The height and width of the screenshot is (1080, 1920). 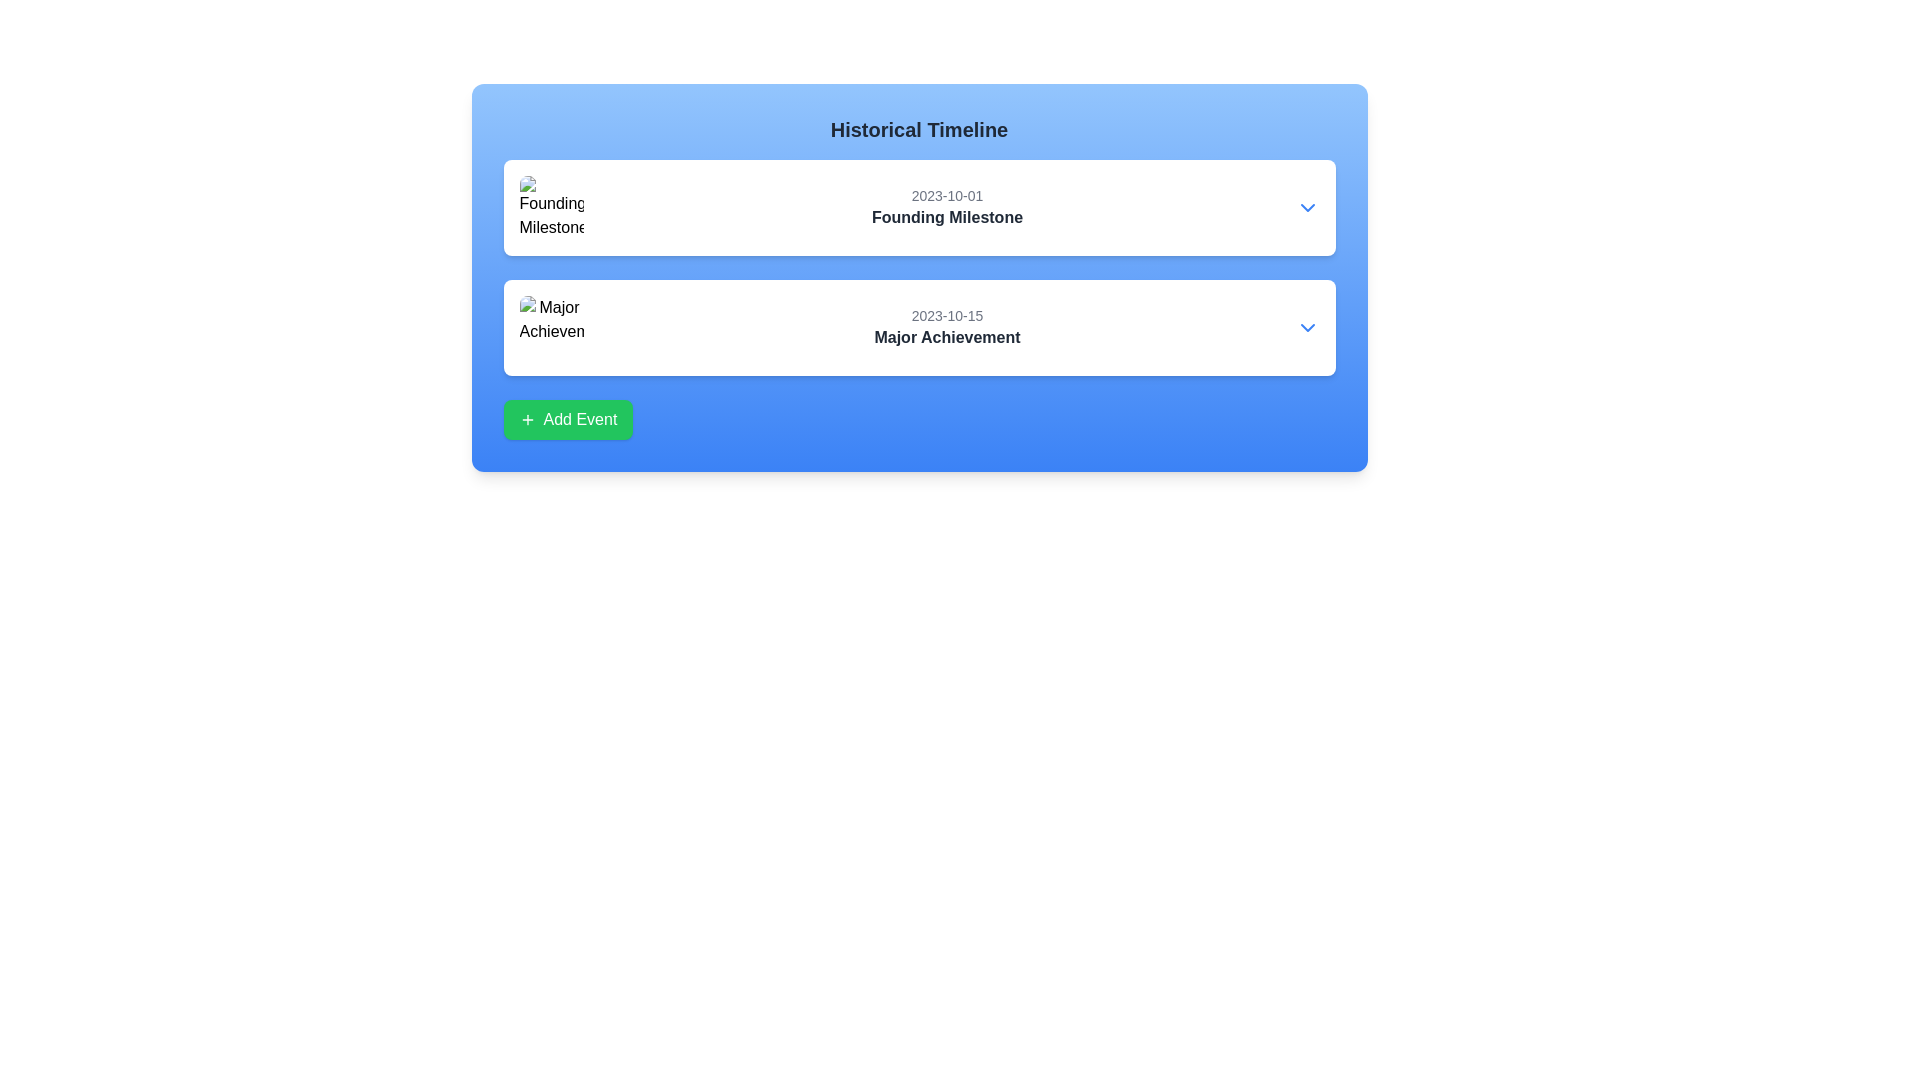 What do you see at coordinates (946, 337) in the screenshot?
I see `the styled text label displaying 'Major Achievement', which is prominently formatted and positioned under the date '2023-10-15'` at bounding box center [946, 337].